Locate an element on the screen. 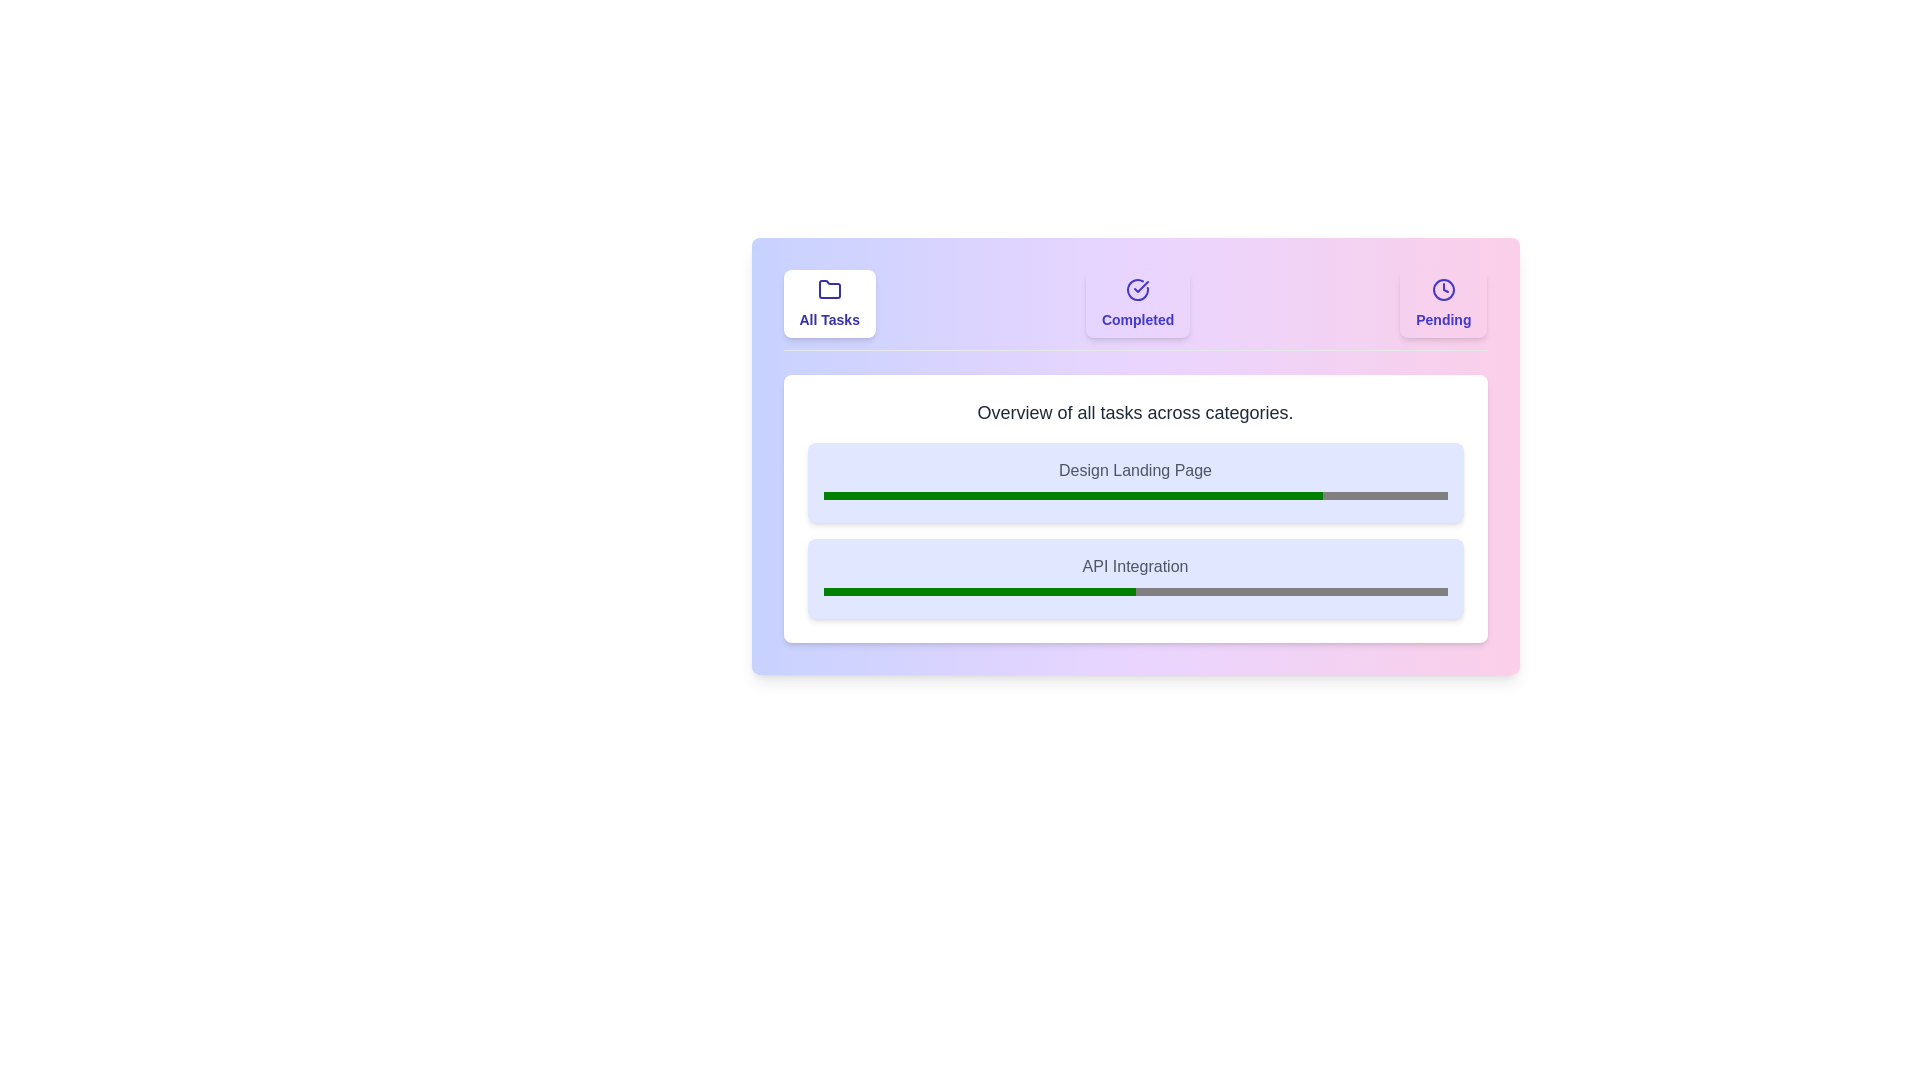 The image size is (1920, 1080). the middle button labeled 'Completed' with a checkmark icon to filter tasks in the task overview interface is located at coordinates (1135, 310).